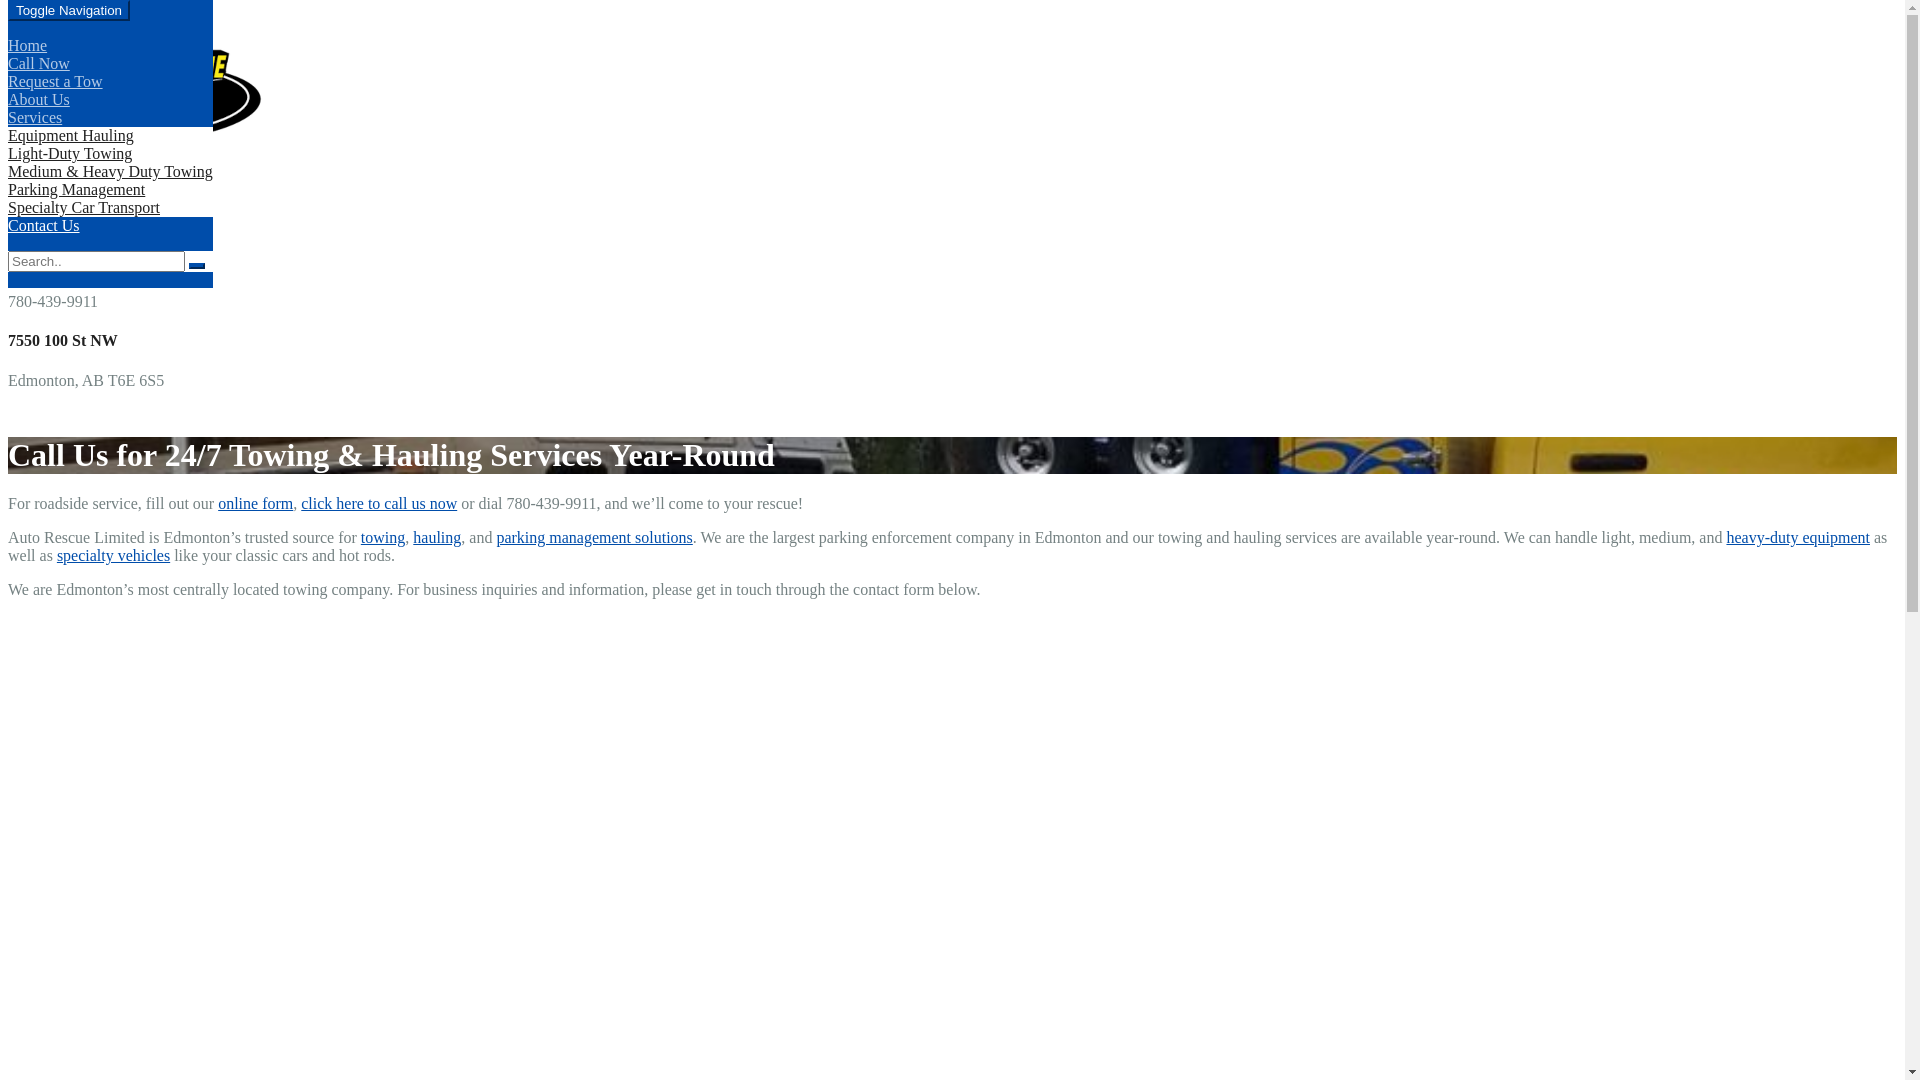 Image resolution: width=1920 pixels, height=1080 pixels. I want to click on 'Toggle Navigation', so click(68, 10).